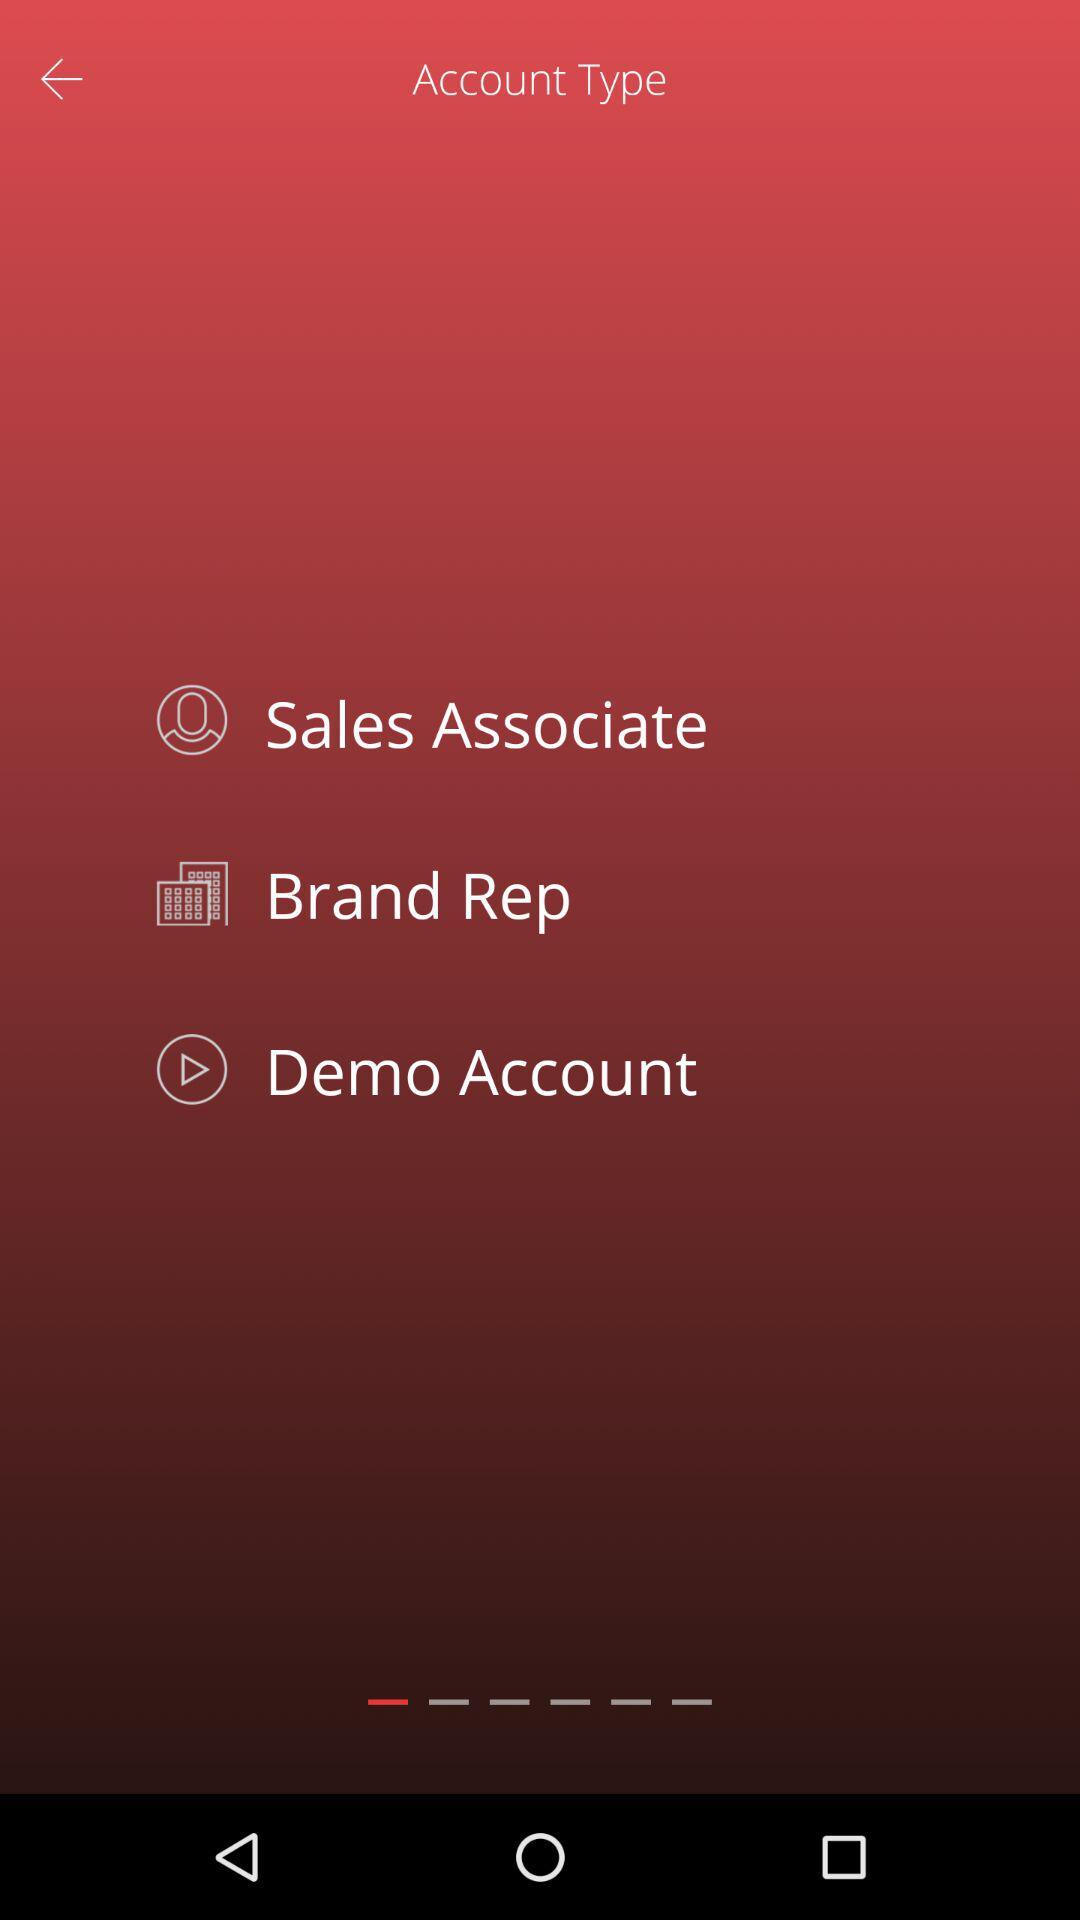  I want to click on app above brand rep item, so click(585, 720).